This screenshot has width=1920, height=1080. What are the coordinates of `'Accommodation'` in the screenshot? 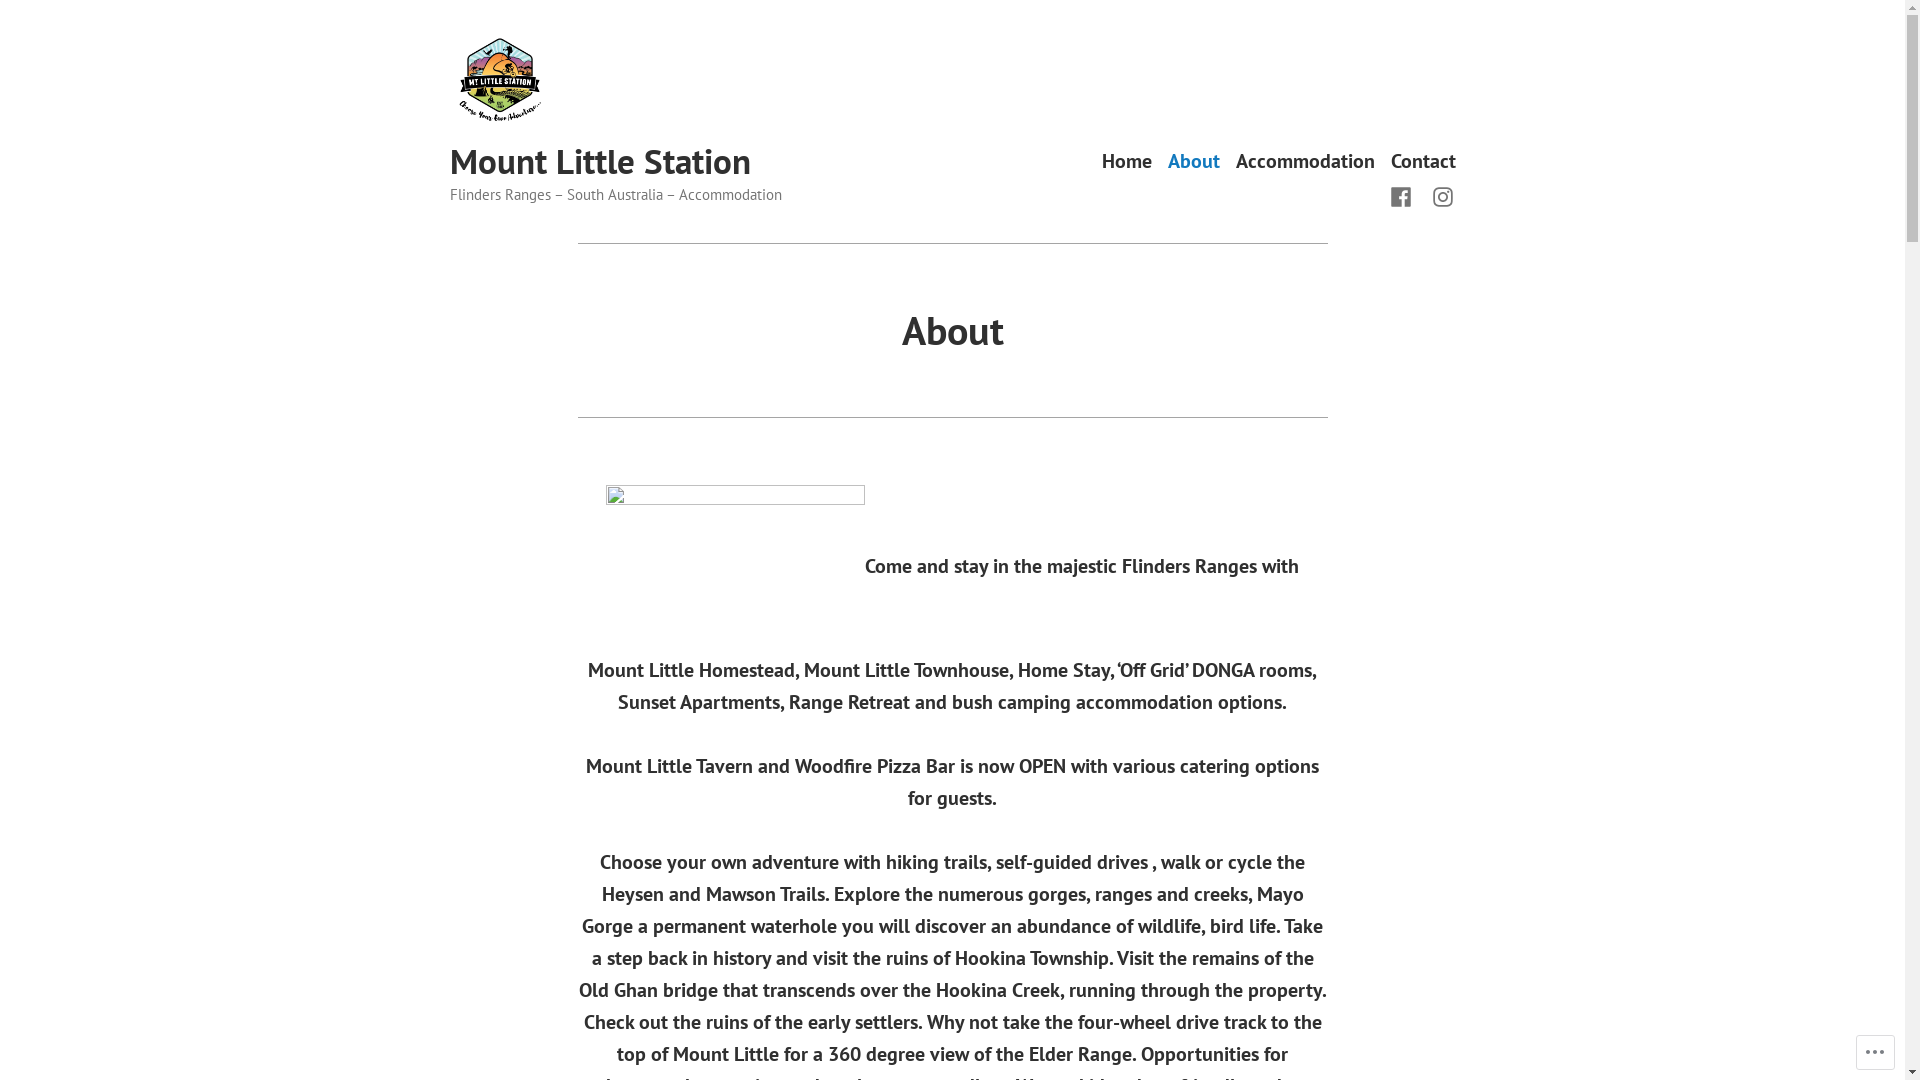 It's located at (1305, 160).